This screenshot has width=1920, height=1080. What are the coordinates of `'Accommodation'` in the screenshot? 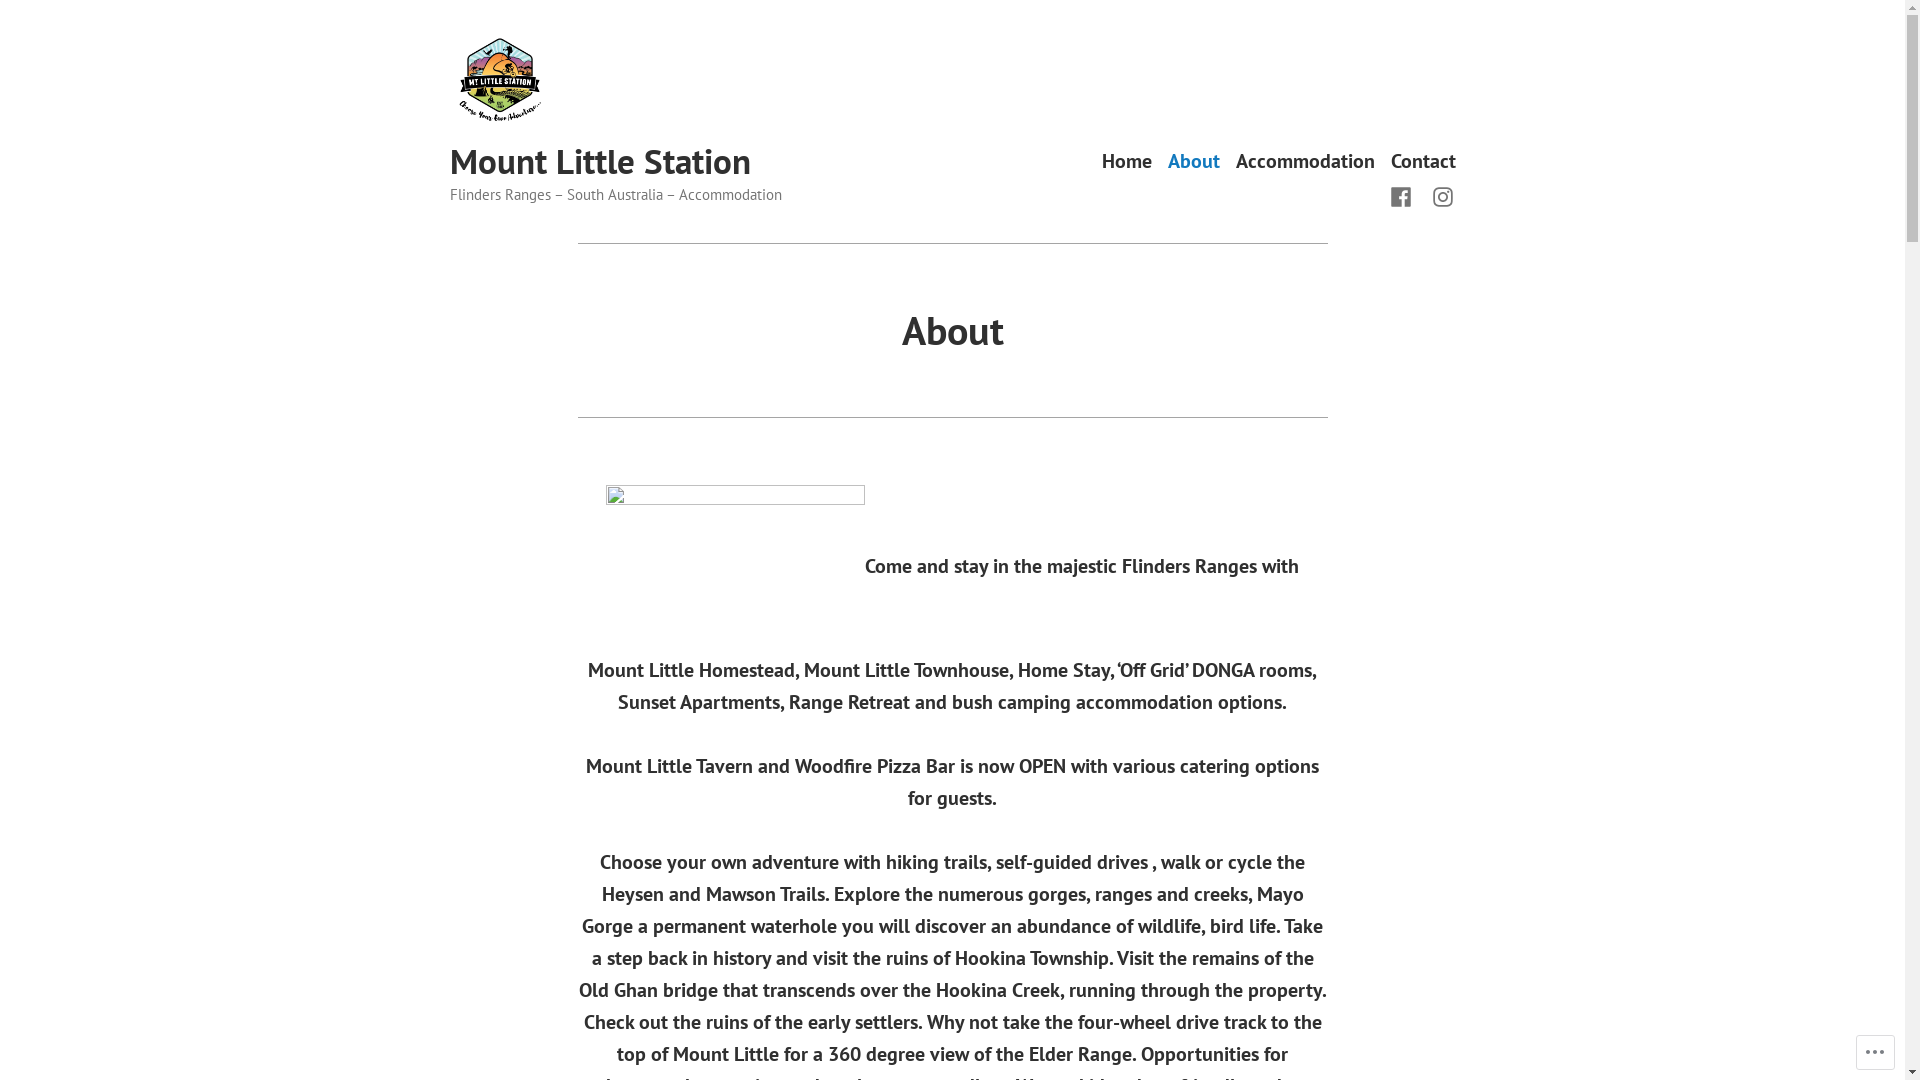 It's located at (1305, 160).